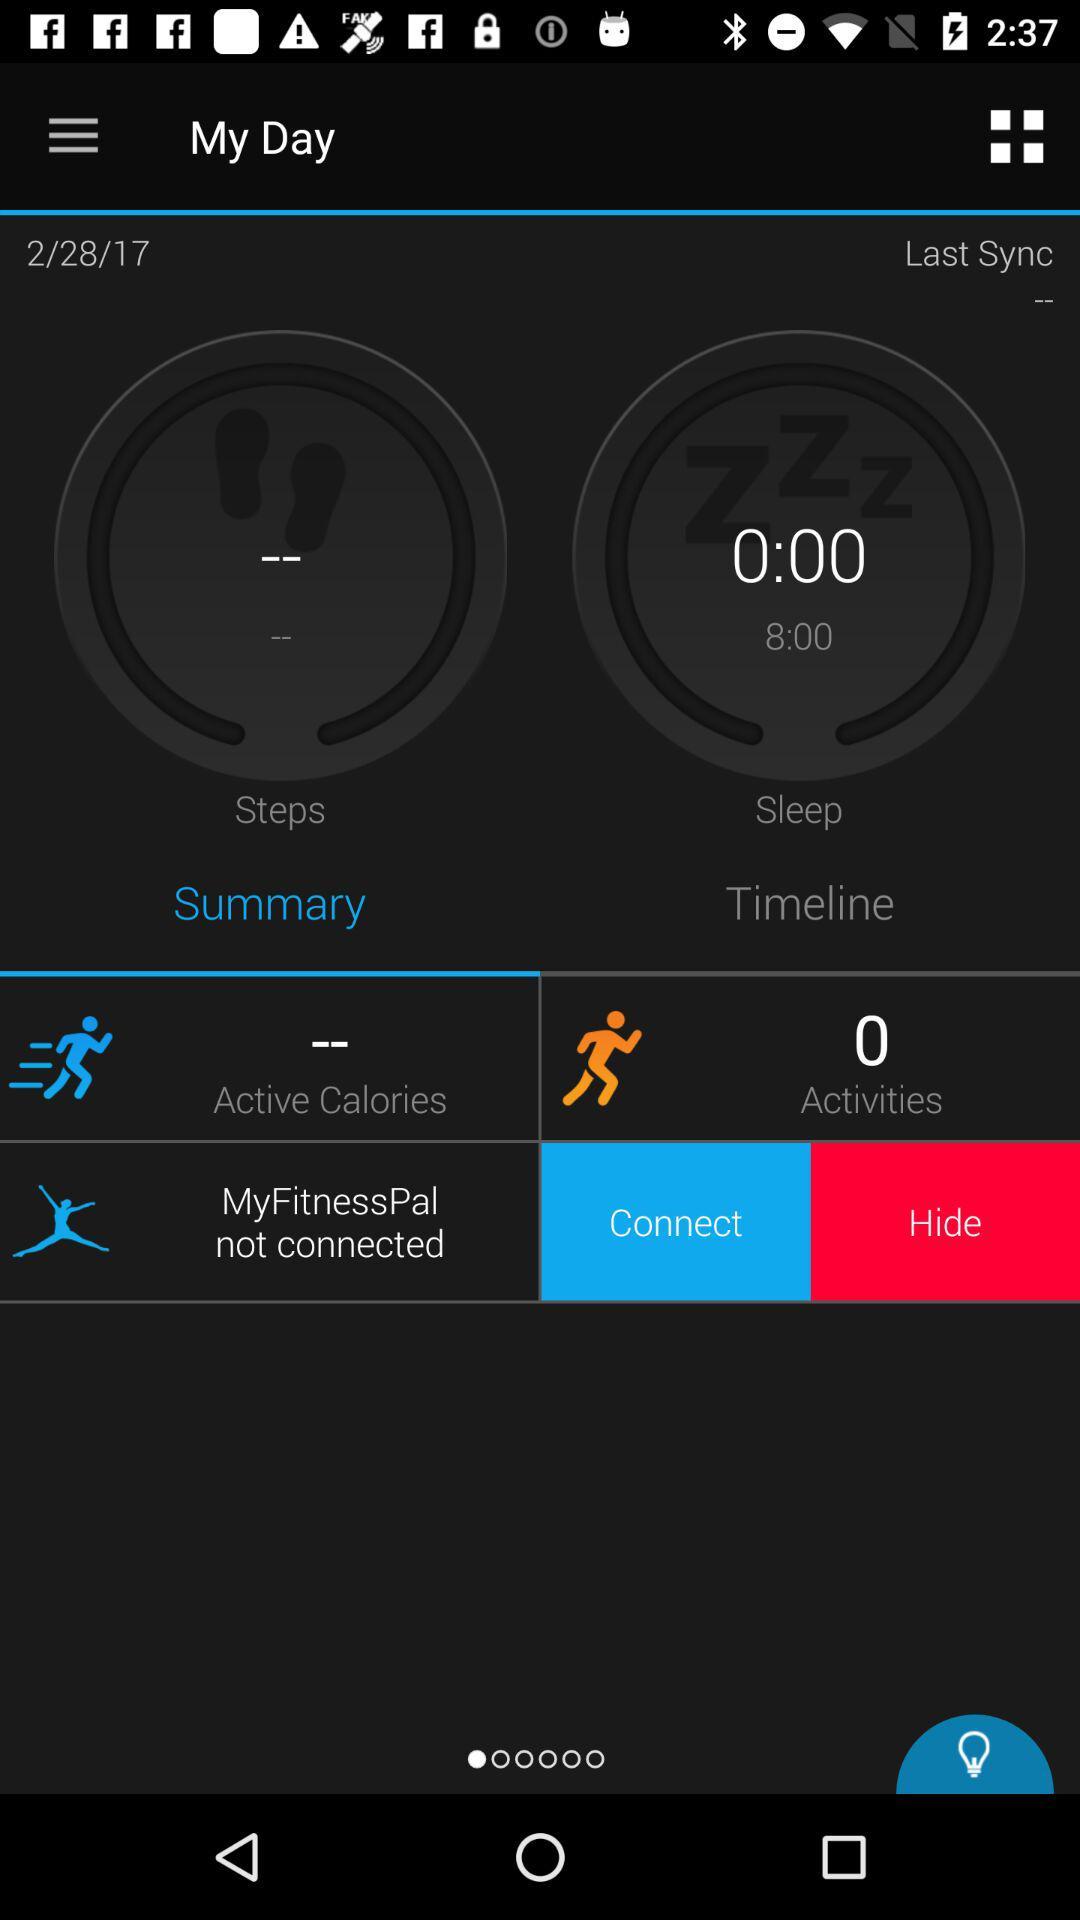 Image resolution: width=1080 pixels, height=1920 pixels. I want to click on hide icon, so click(945, 1220).